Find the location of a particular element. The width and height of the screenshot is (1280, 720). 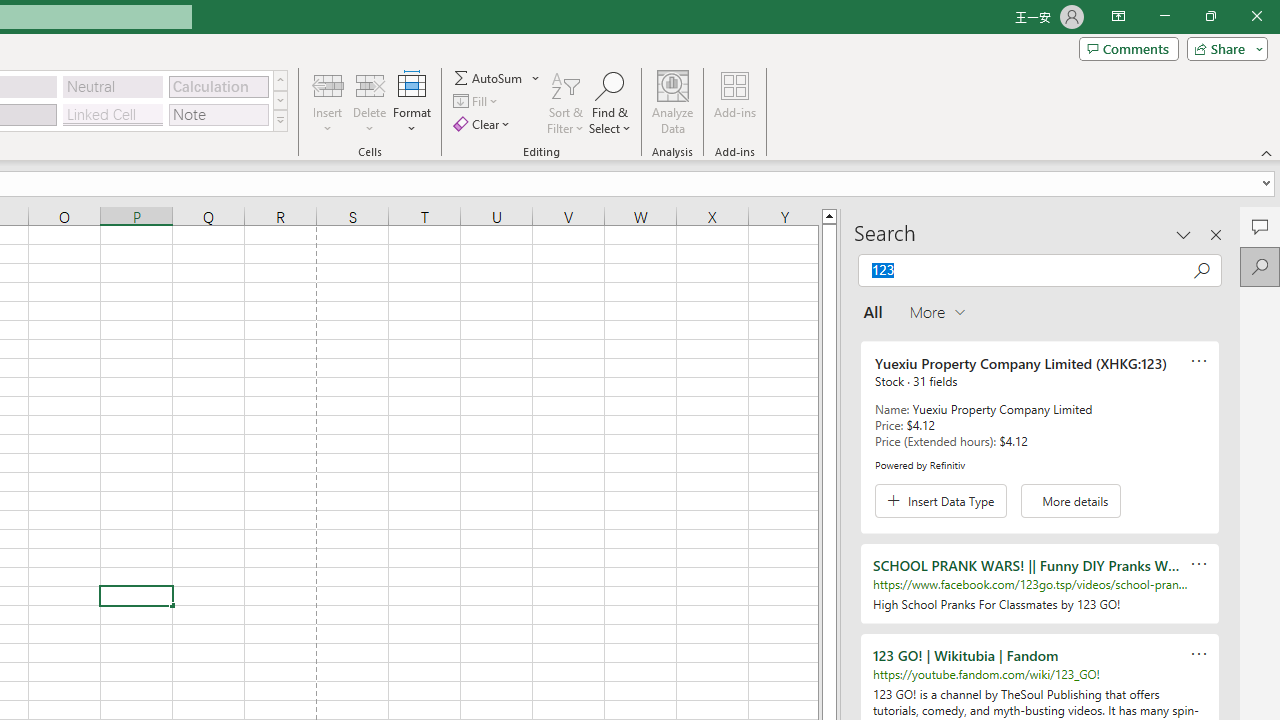

'Clear' is located at coordinates (483, 124).